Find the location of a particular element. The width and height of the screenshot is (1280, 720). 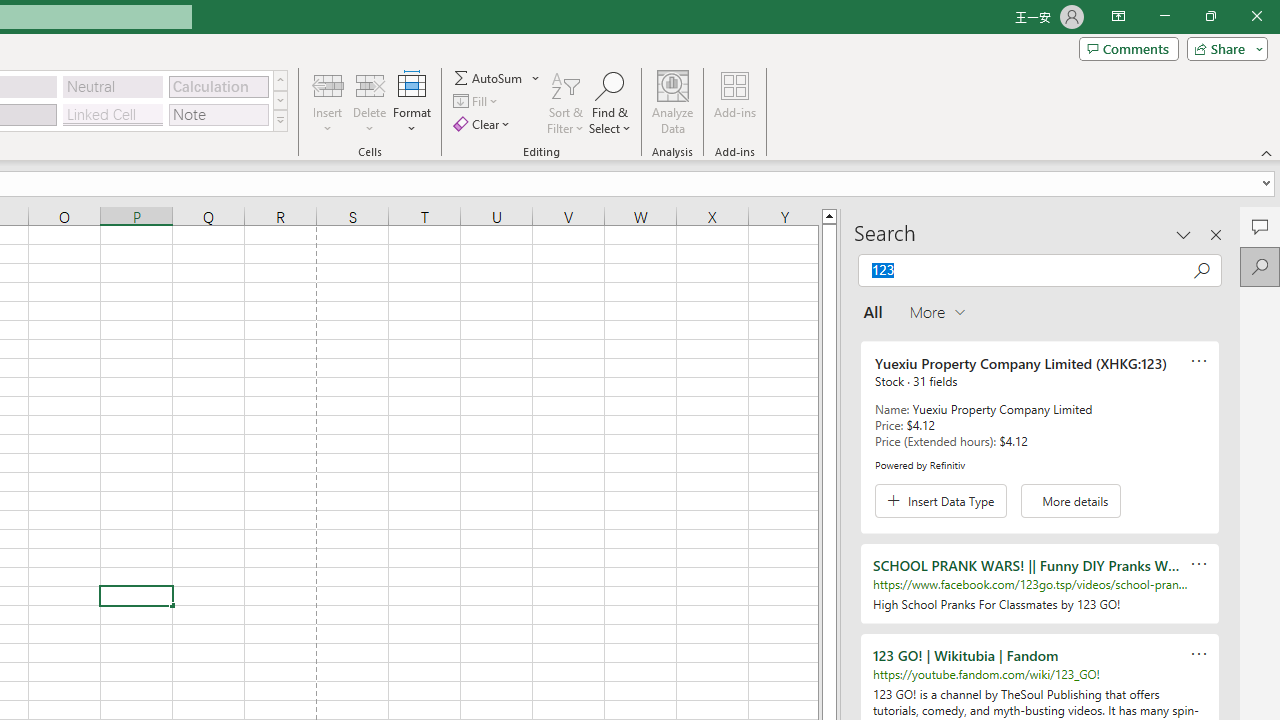

'Clear' is located at coordinates (483, 124).